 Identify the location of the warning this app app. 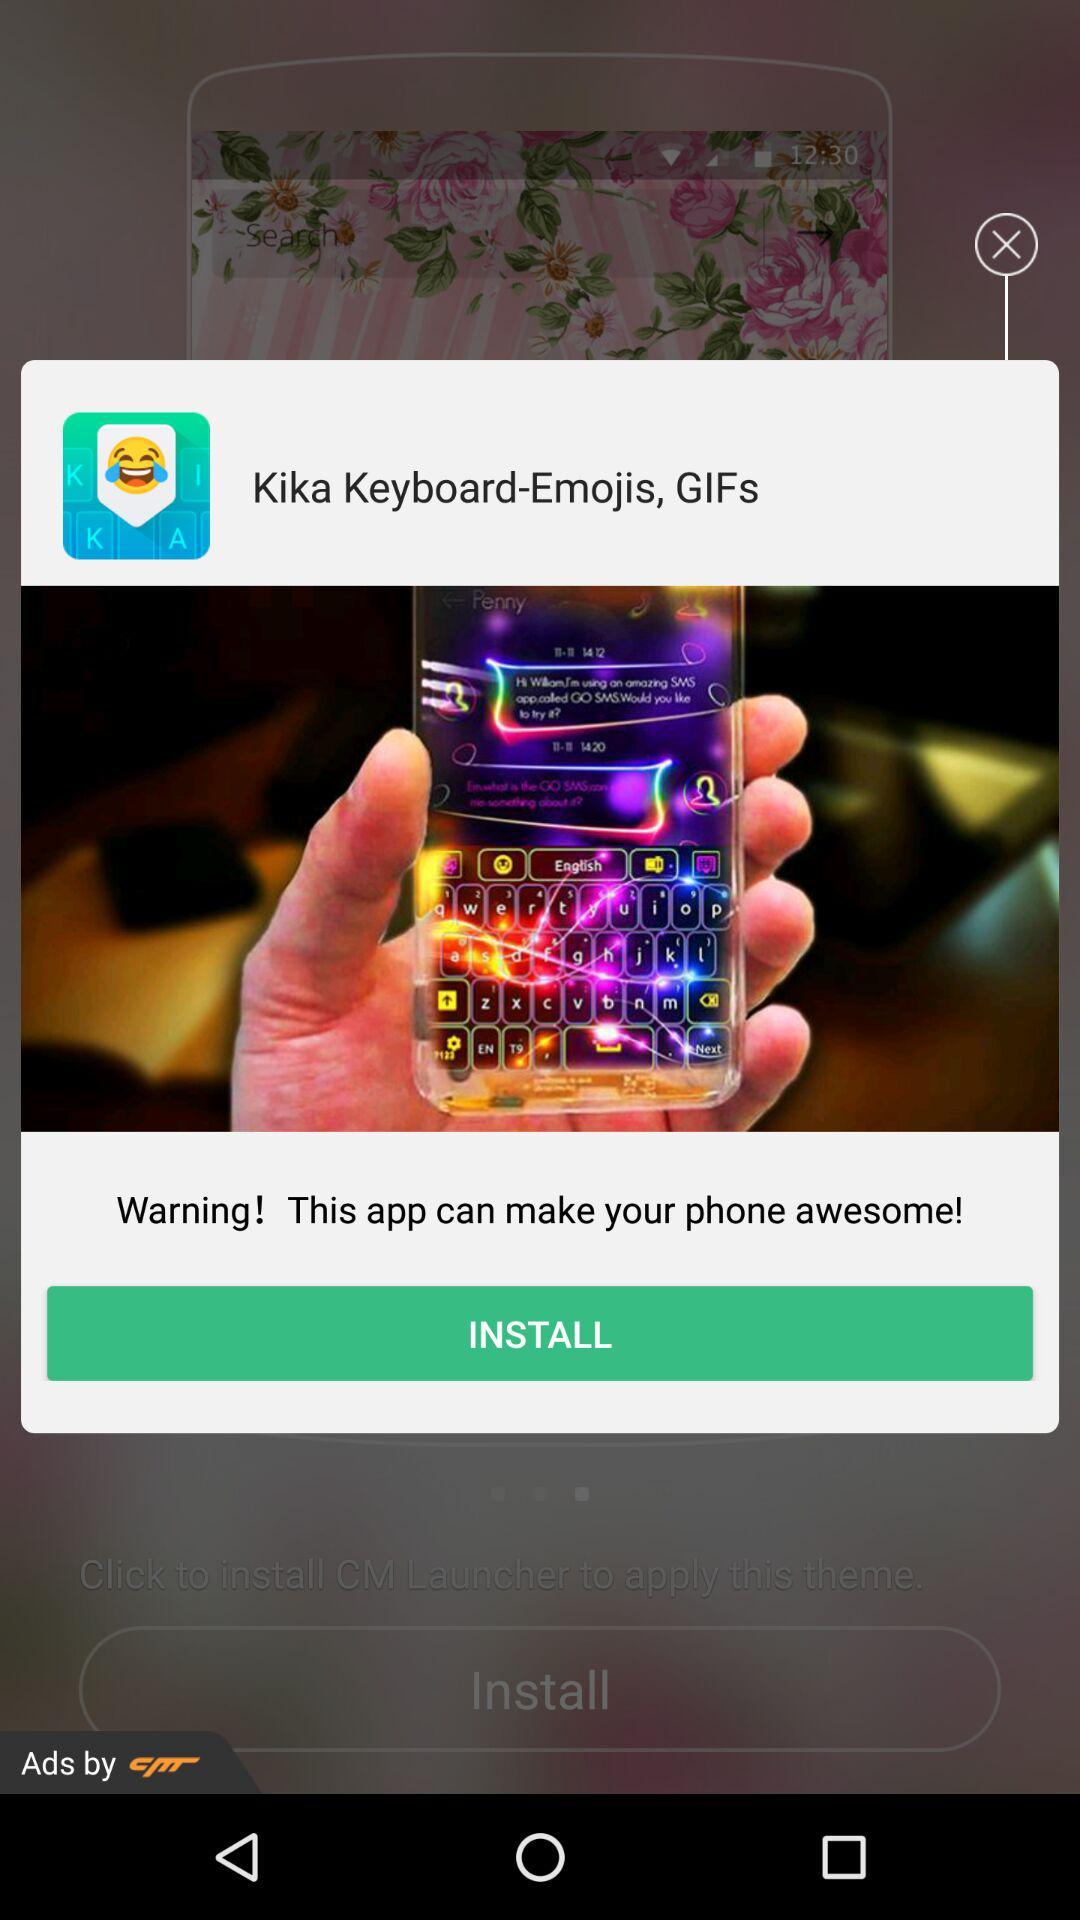
(540, 1208).